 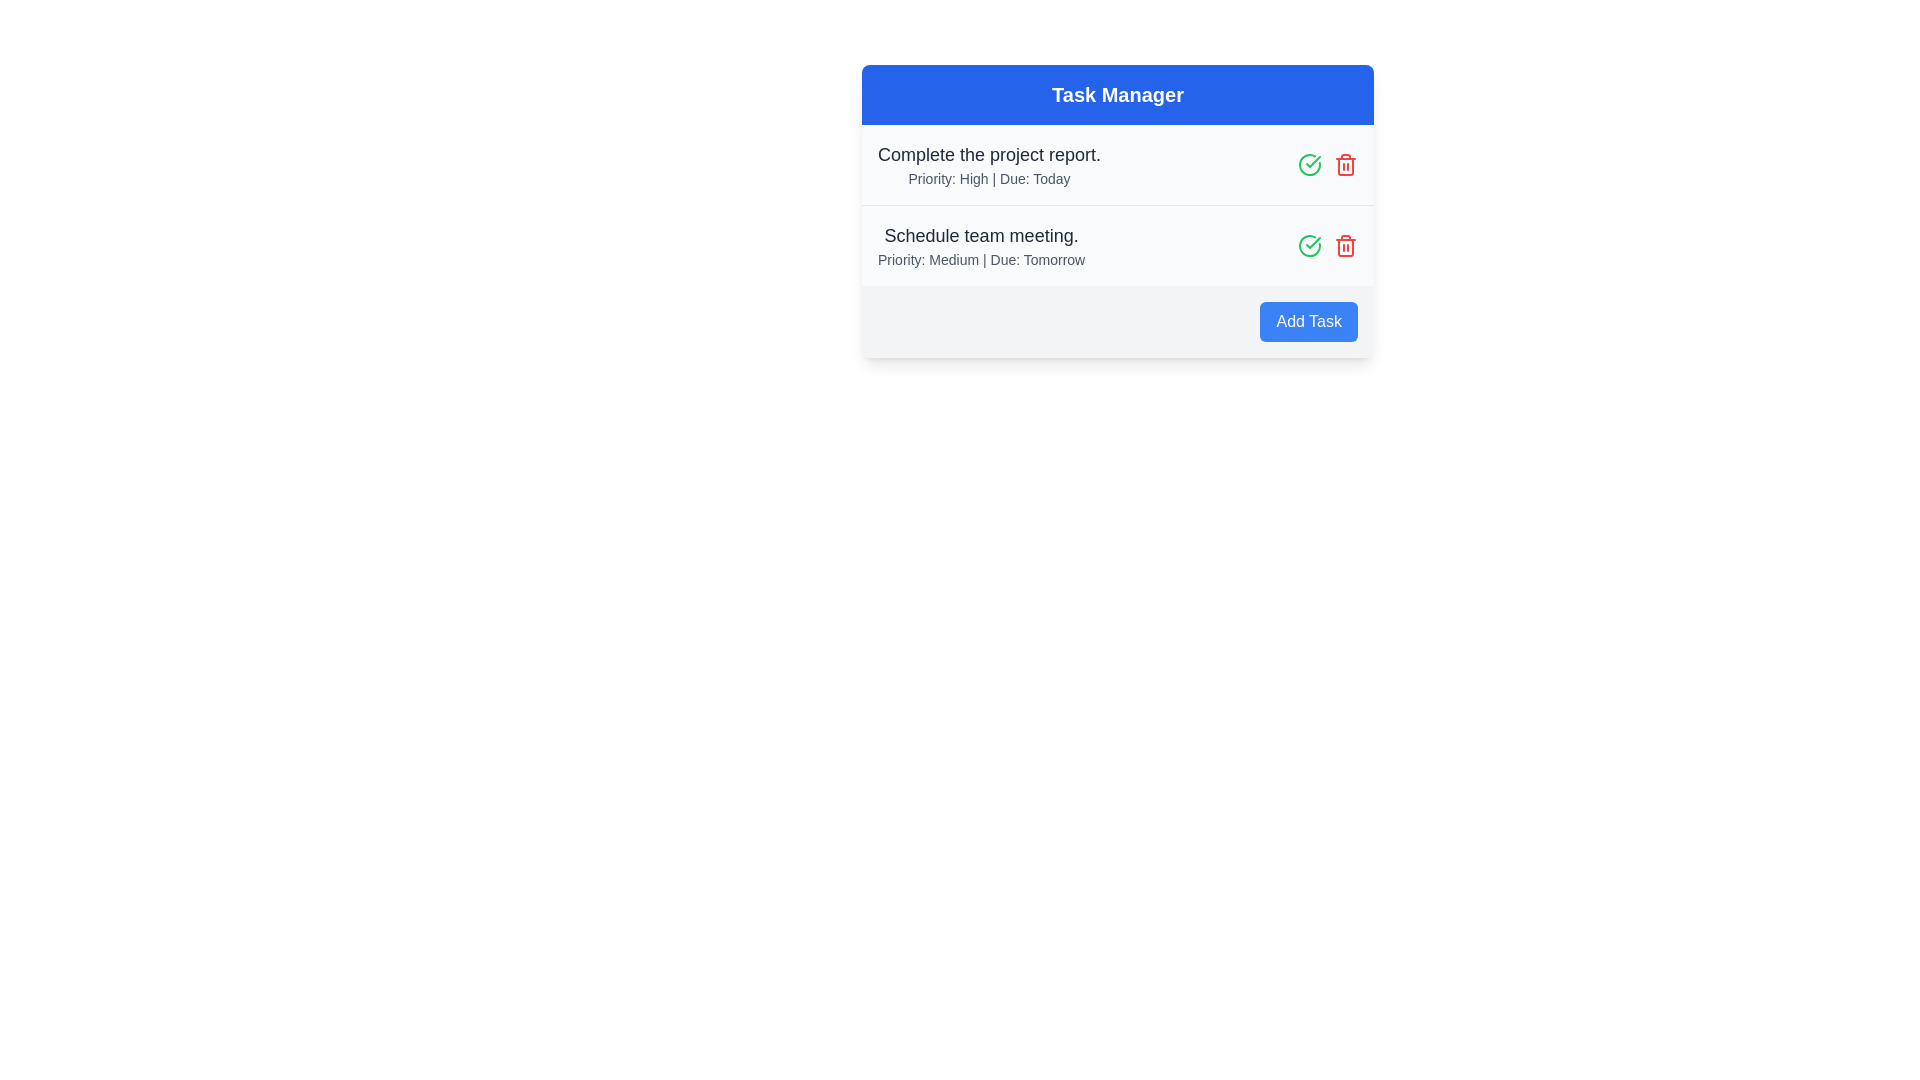 What do you see at coordinates (981, 258) in the screenshot?
I see `text label containing 'Priority: Medium | Due: Tomorrow', which is located below the title 'Schedule team meeting.'` at bounding box center [981, 258].